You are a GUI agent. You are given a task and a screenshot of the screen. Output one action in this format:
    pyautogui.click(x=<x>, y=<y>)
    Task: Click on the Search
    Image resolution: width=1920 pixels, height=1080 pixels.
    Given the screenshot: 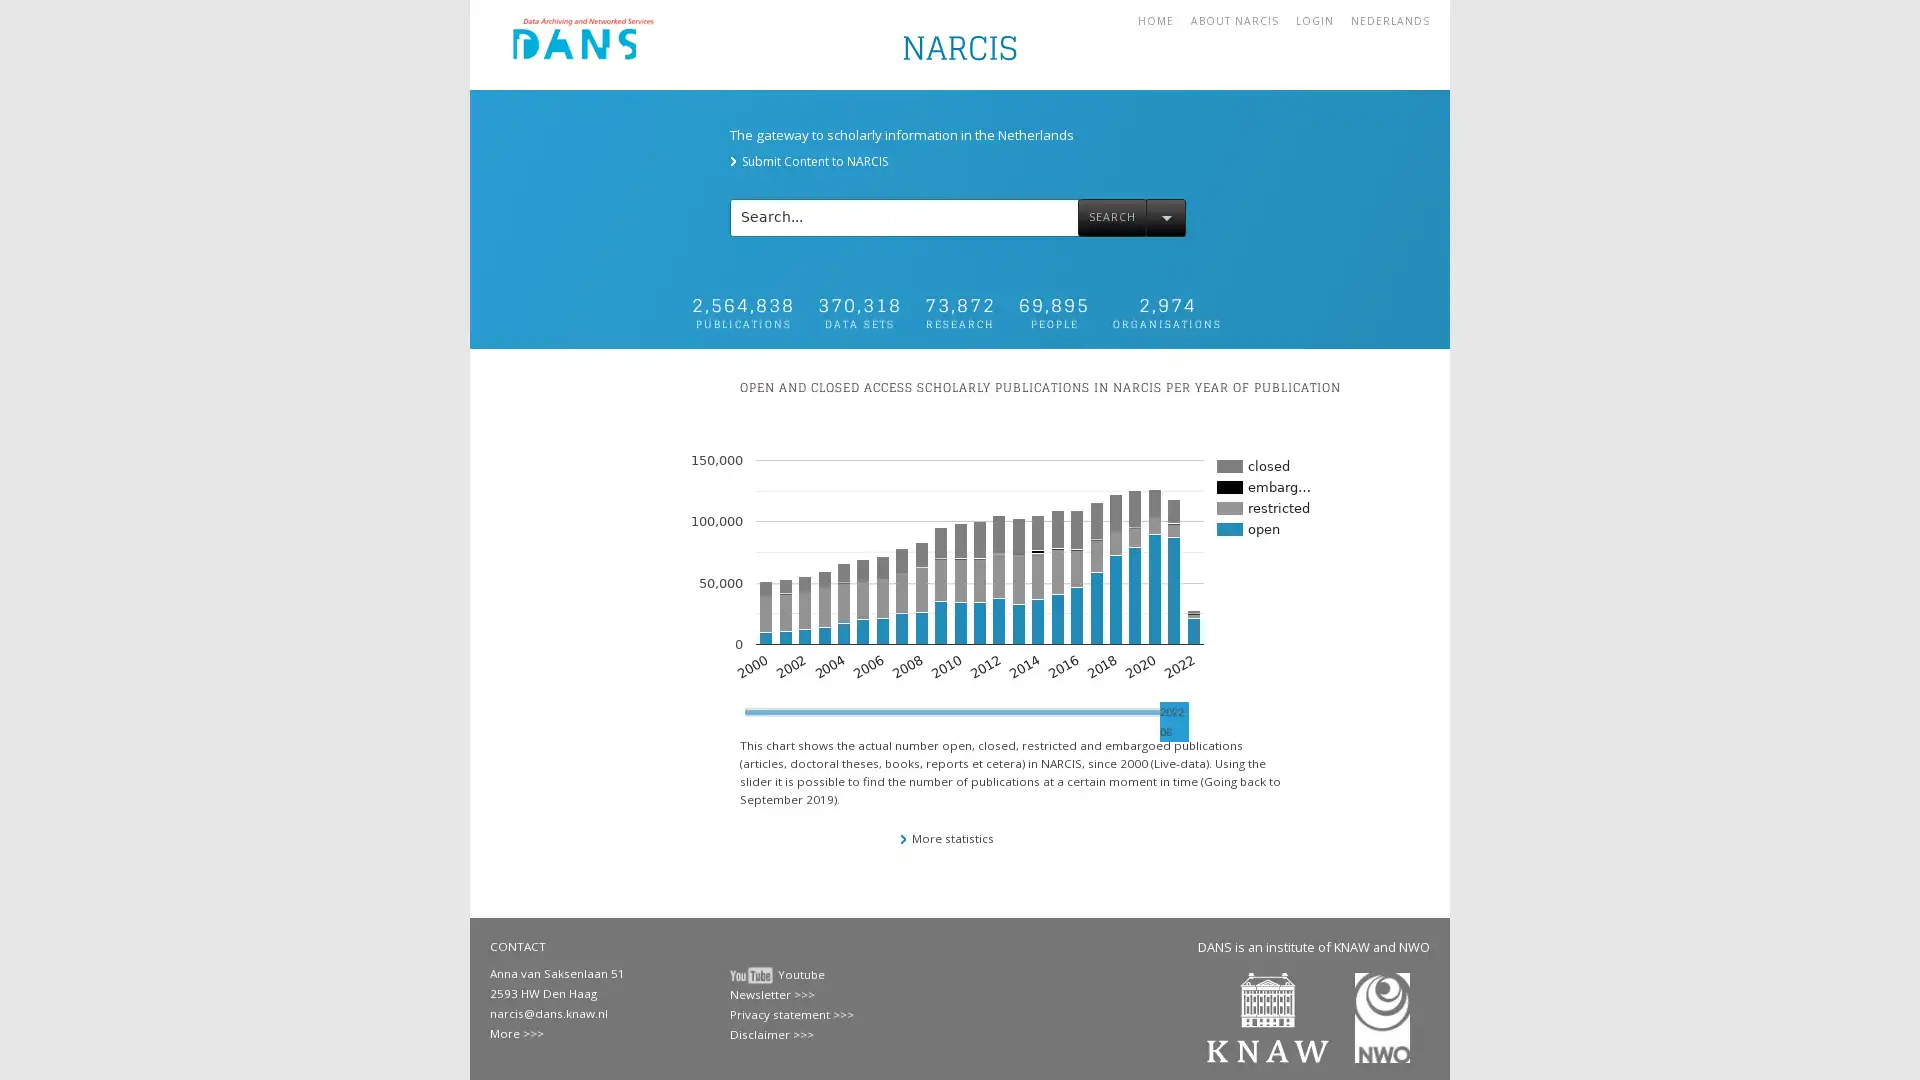 What is the action you would take?
    pyautogui.click(x=1111, y=216)
    